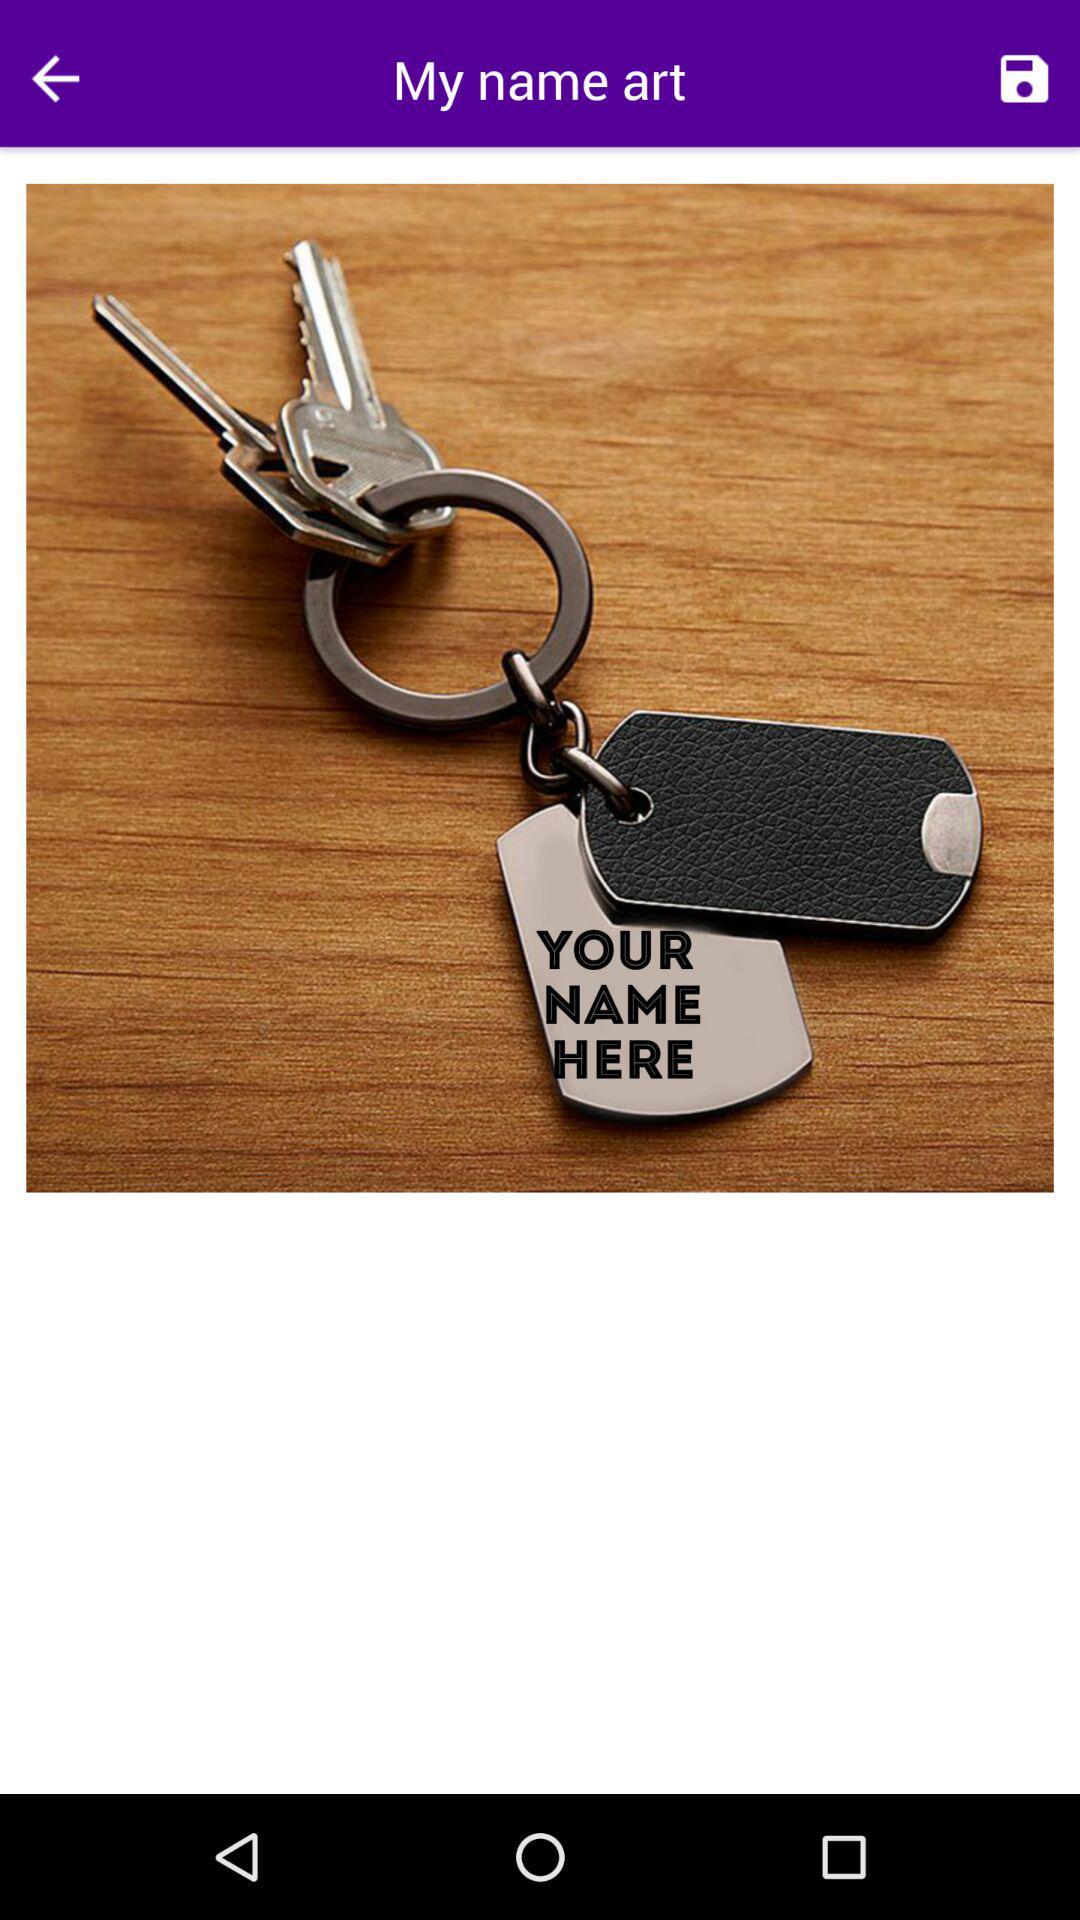  What do you see at coordinates (54, 83) in the screenshot?
I see `the arrow_backward icon` at bounding box center [54, 83].